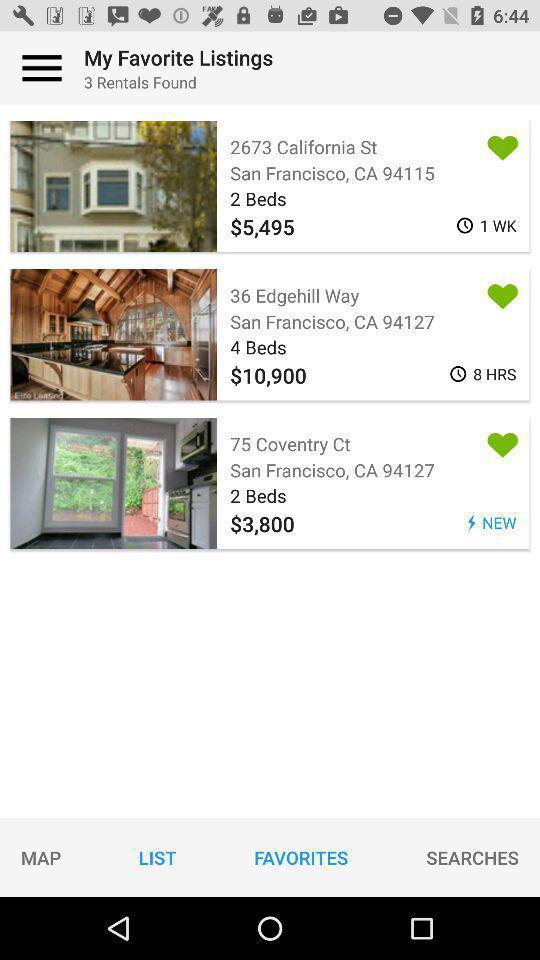  I want to click on the item next to the list icon, so click(300, 856).